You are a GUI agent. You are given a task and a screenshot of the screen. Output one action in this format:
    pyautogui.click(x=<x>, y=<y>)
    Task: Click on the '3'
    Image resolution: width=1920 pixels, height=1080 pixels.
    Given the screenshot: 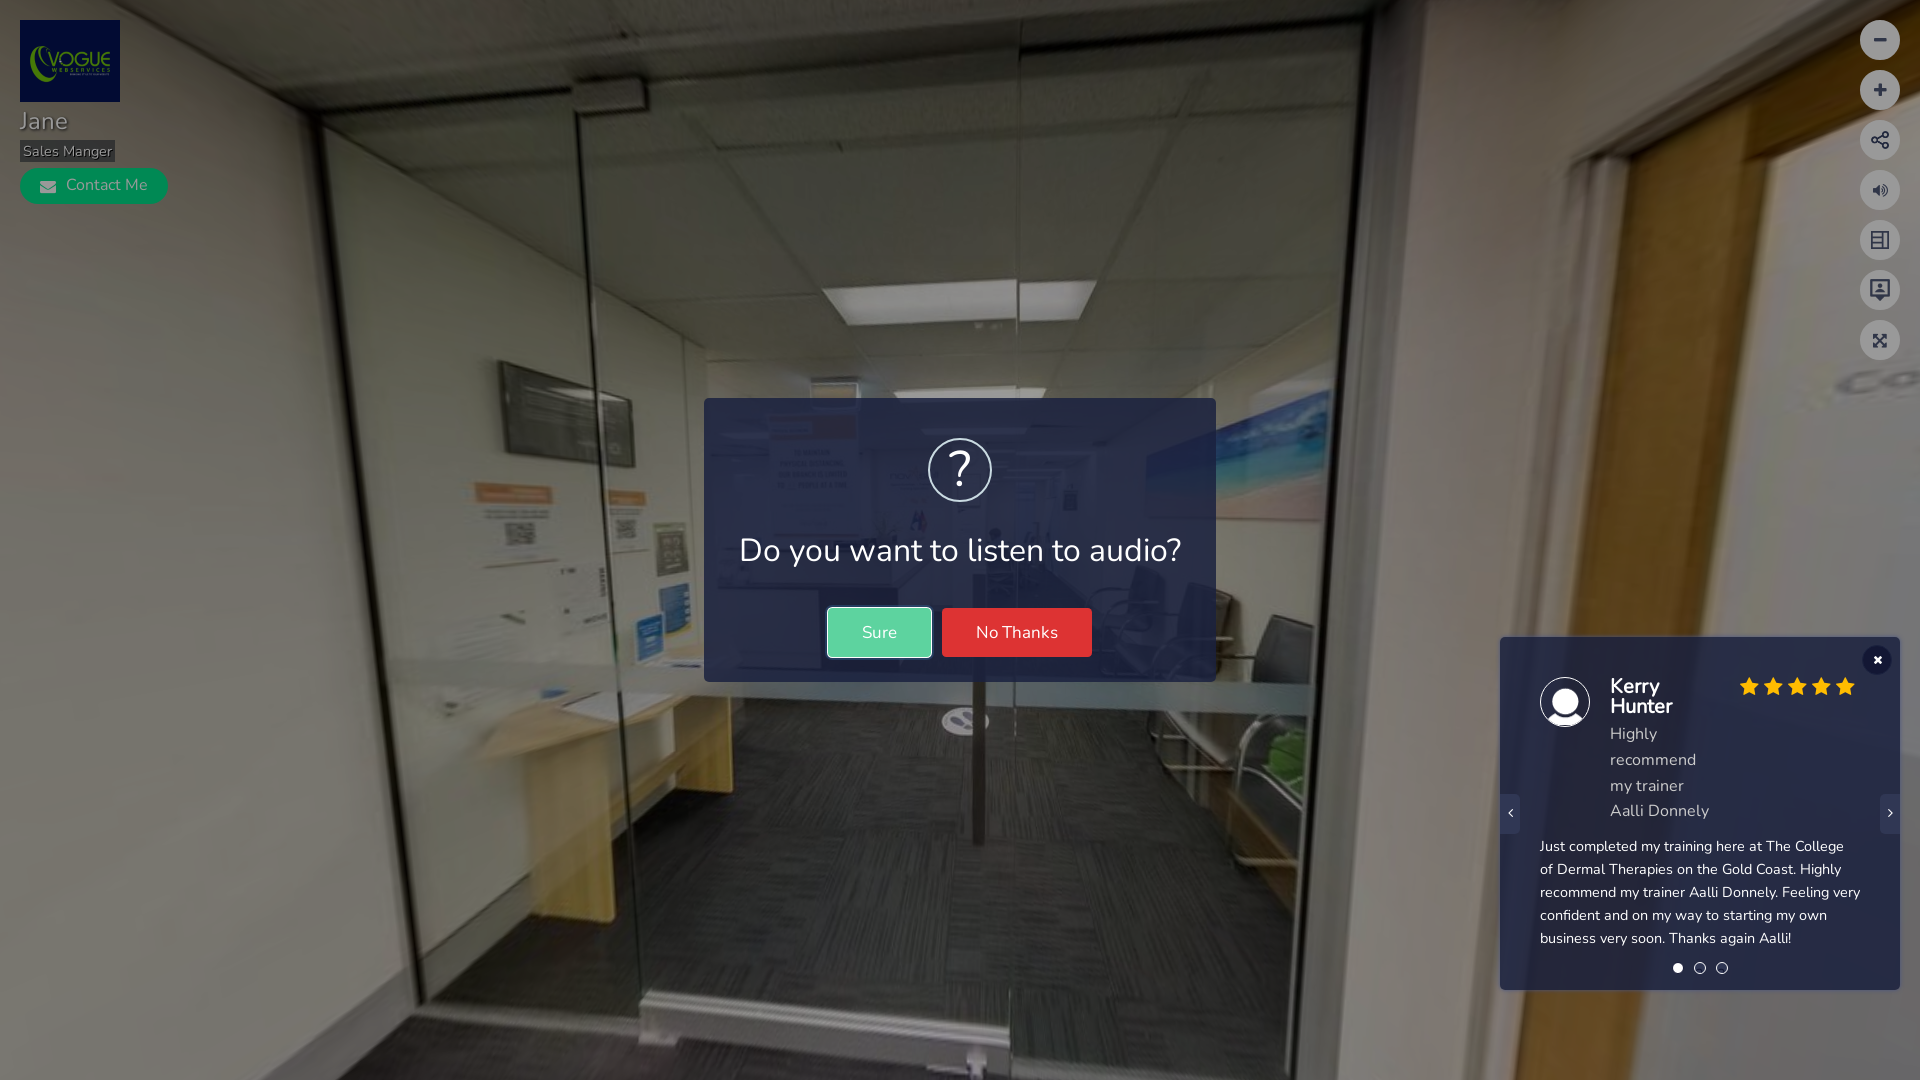 What is the action you would take?
    pyautogui.click(x=1716, y=973)
    